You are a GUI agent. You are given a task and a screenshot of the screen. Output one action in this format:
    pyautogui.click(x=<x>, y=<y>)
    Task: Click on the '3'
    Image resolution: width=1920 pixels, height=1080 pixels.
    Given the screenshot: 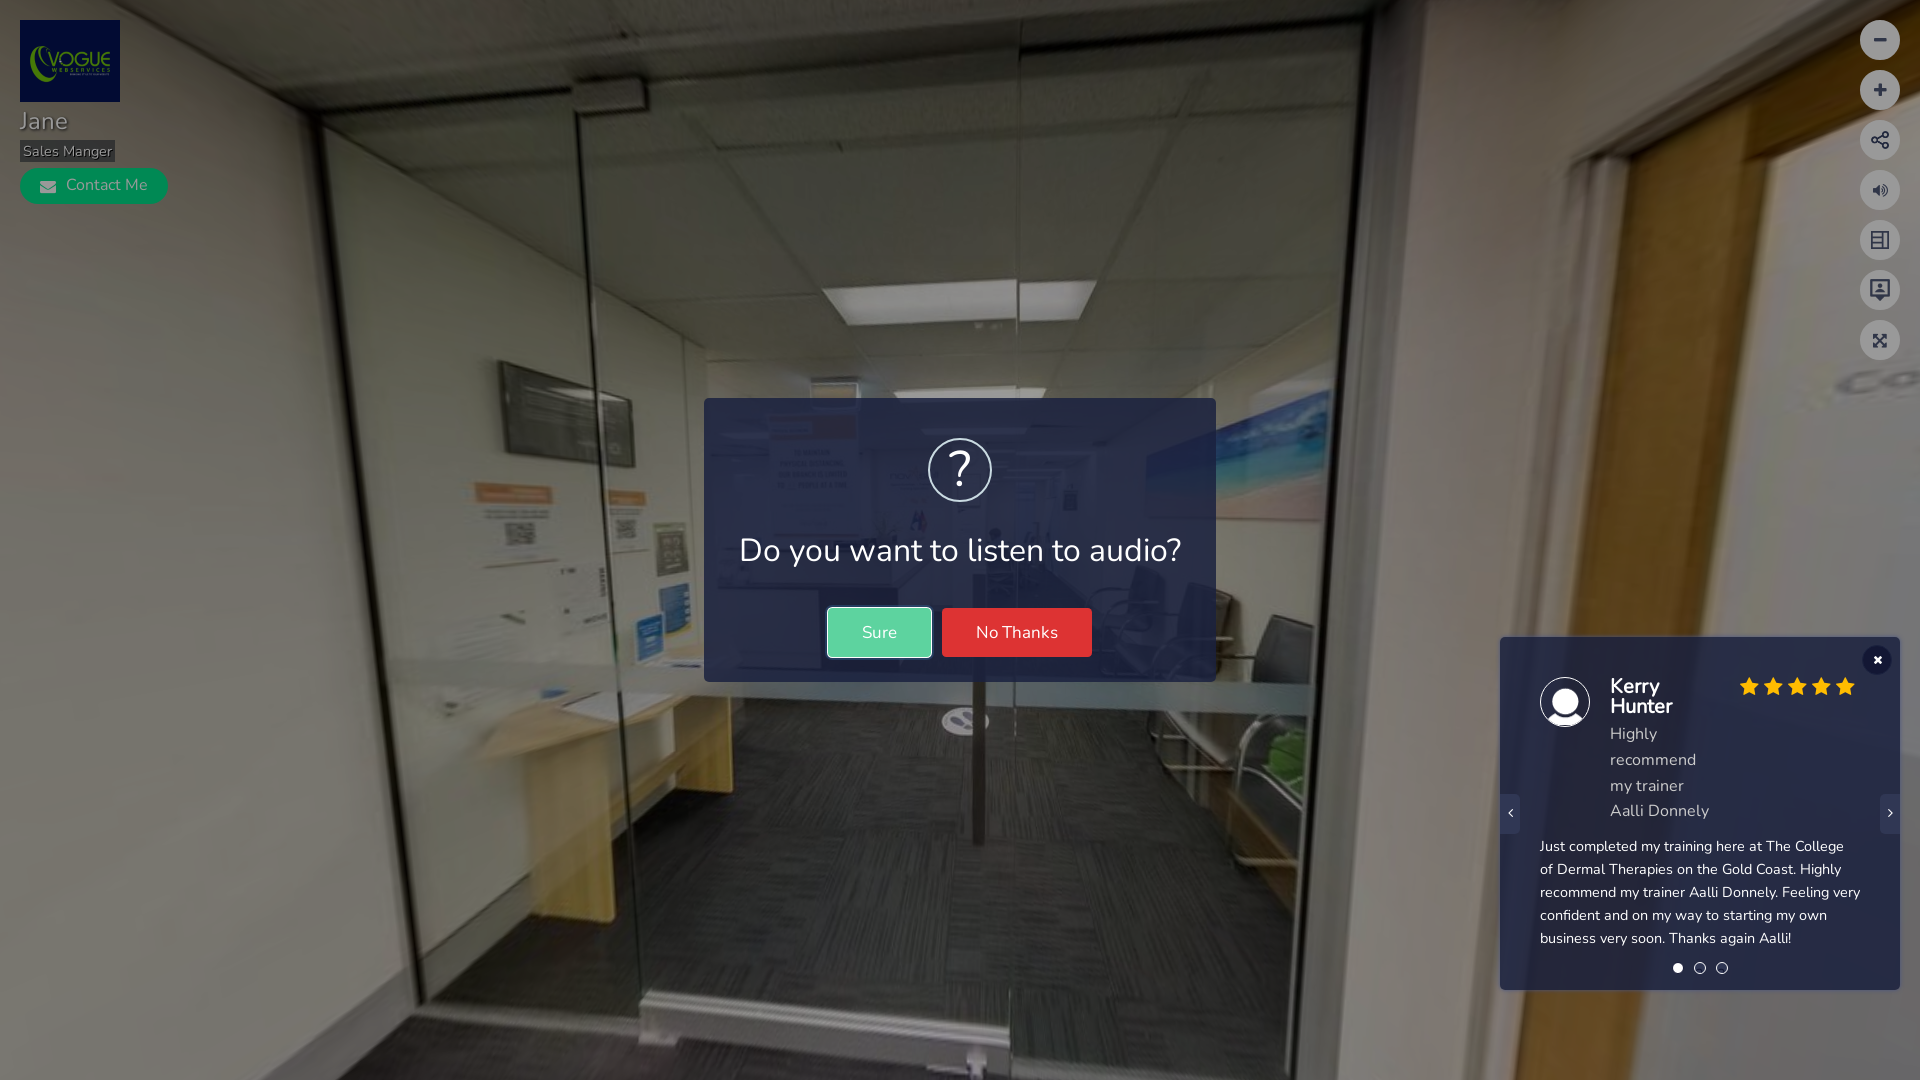 What is the action you would take?
    pyautogui.click(x=1716, y=973)
    